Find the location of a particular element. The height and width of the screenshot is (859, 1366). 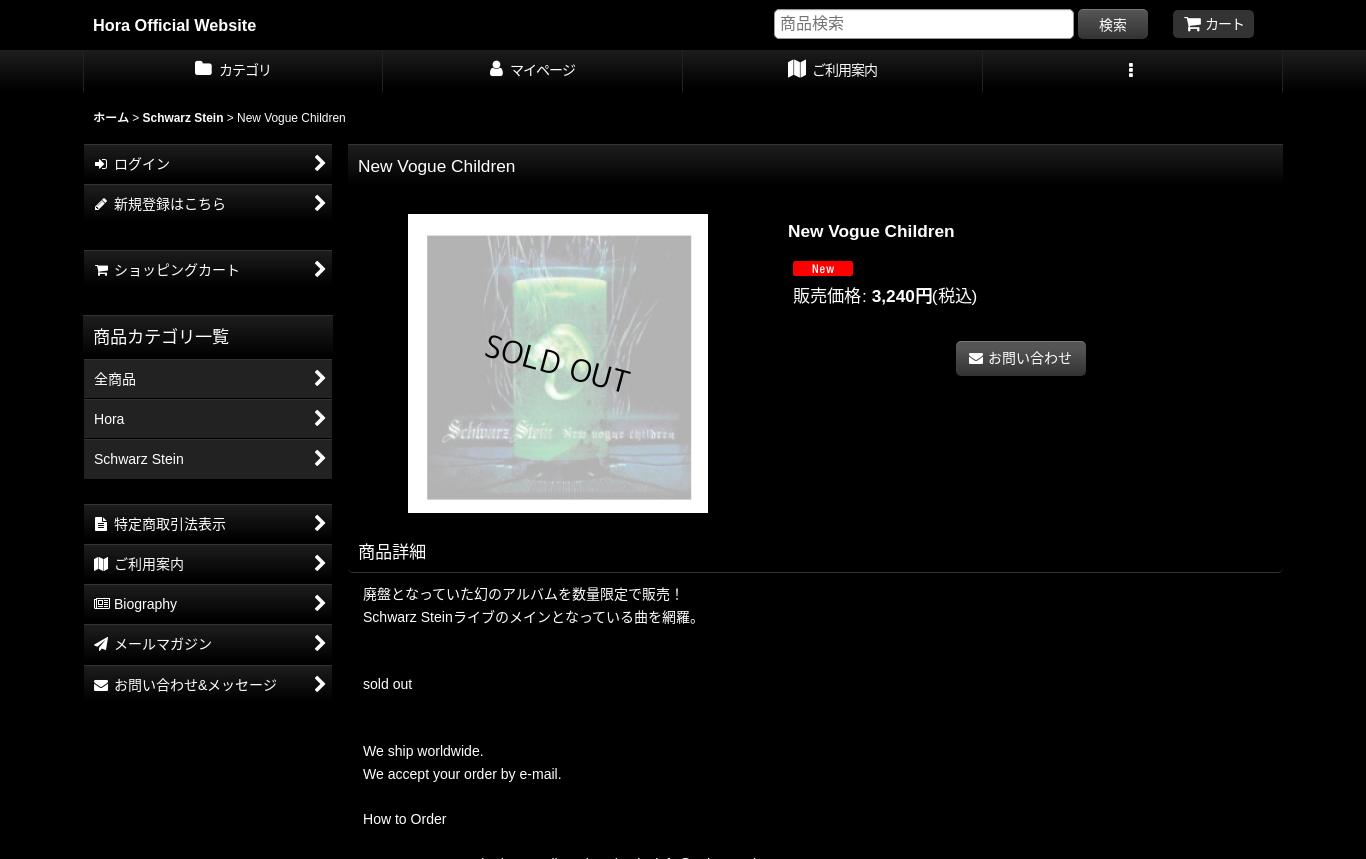

'We ship worldwide.' is located at coordinates (422, 750).